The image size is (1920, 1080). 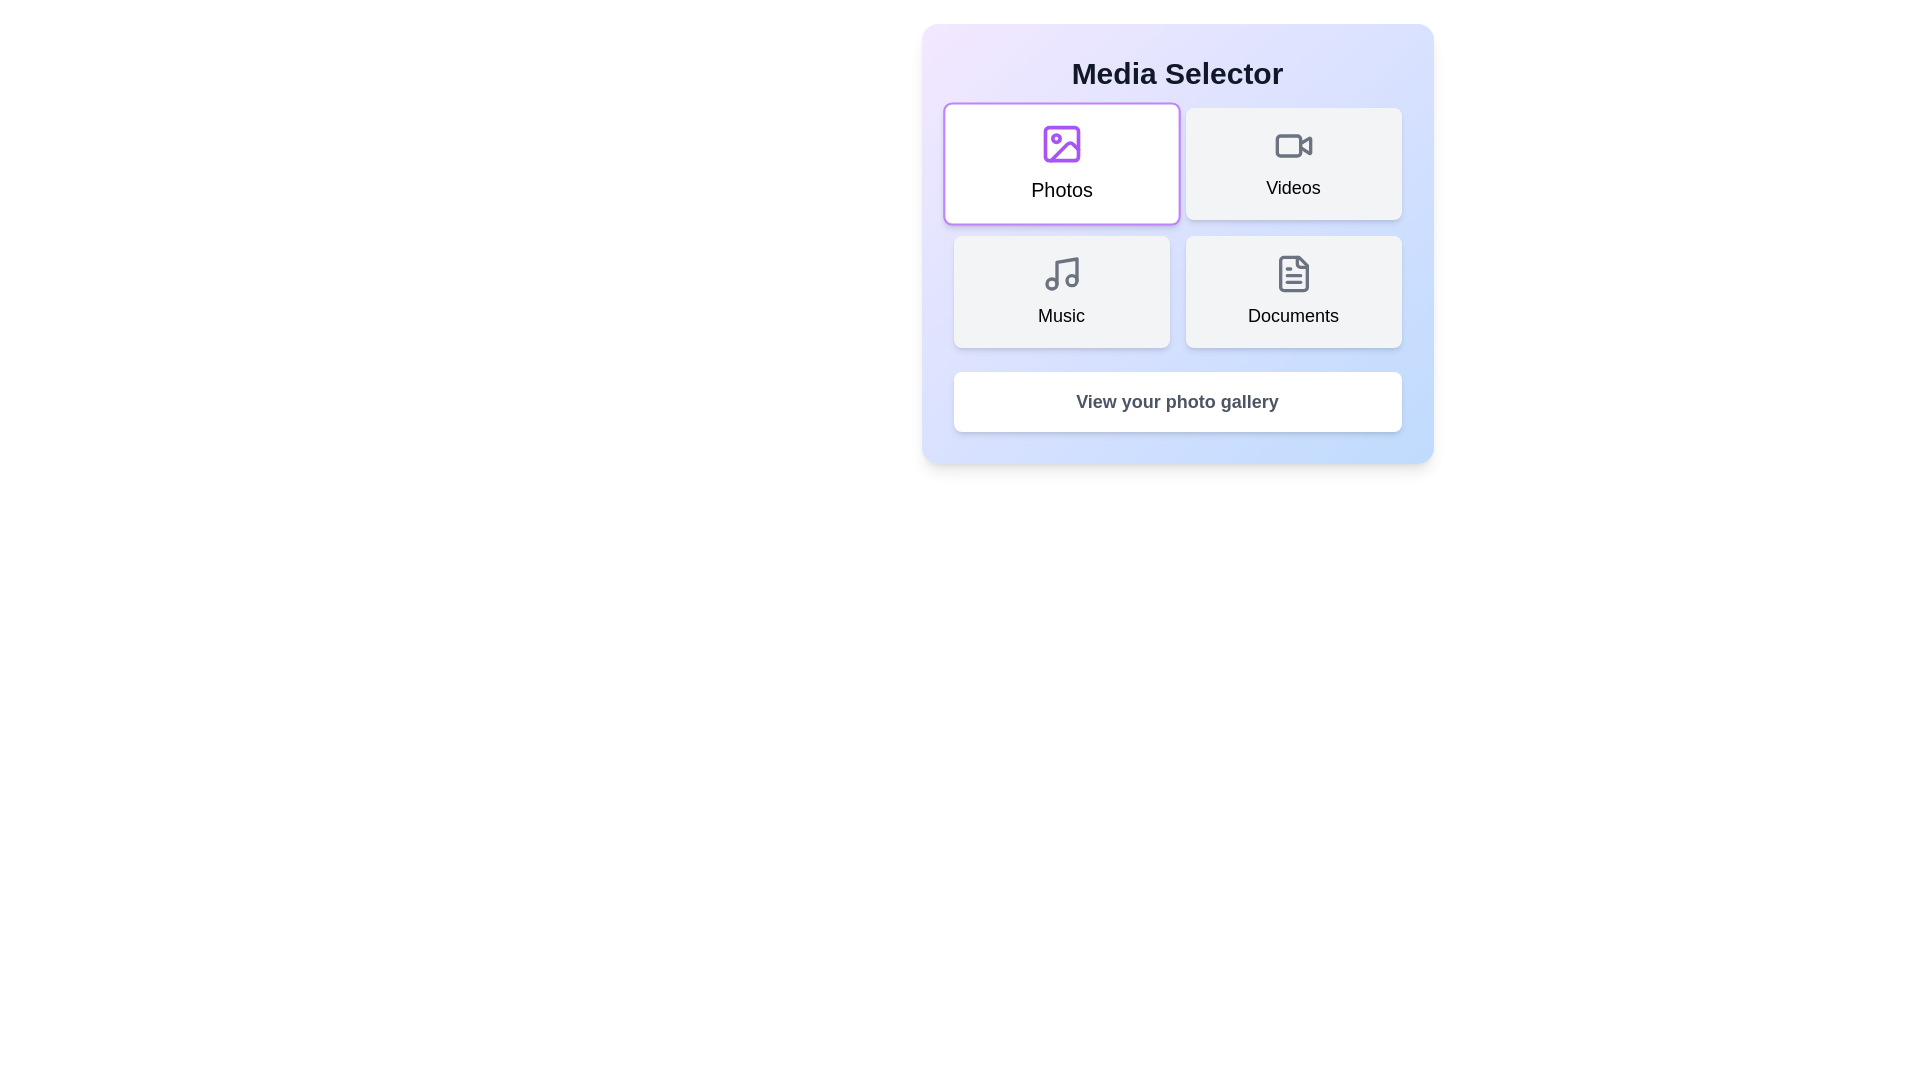 I want to click on the button corresponding to Music to select it, so click(x=1060, y=292).